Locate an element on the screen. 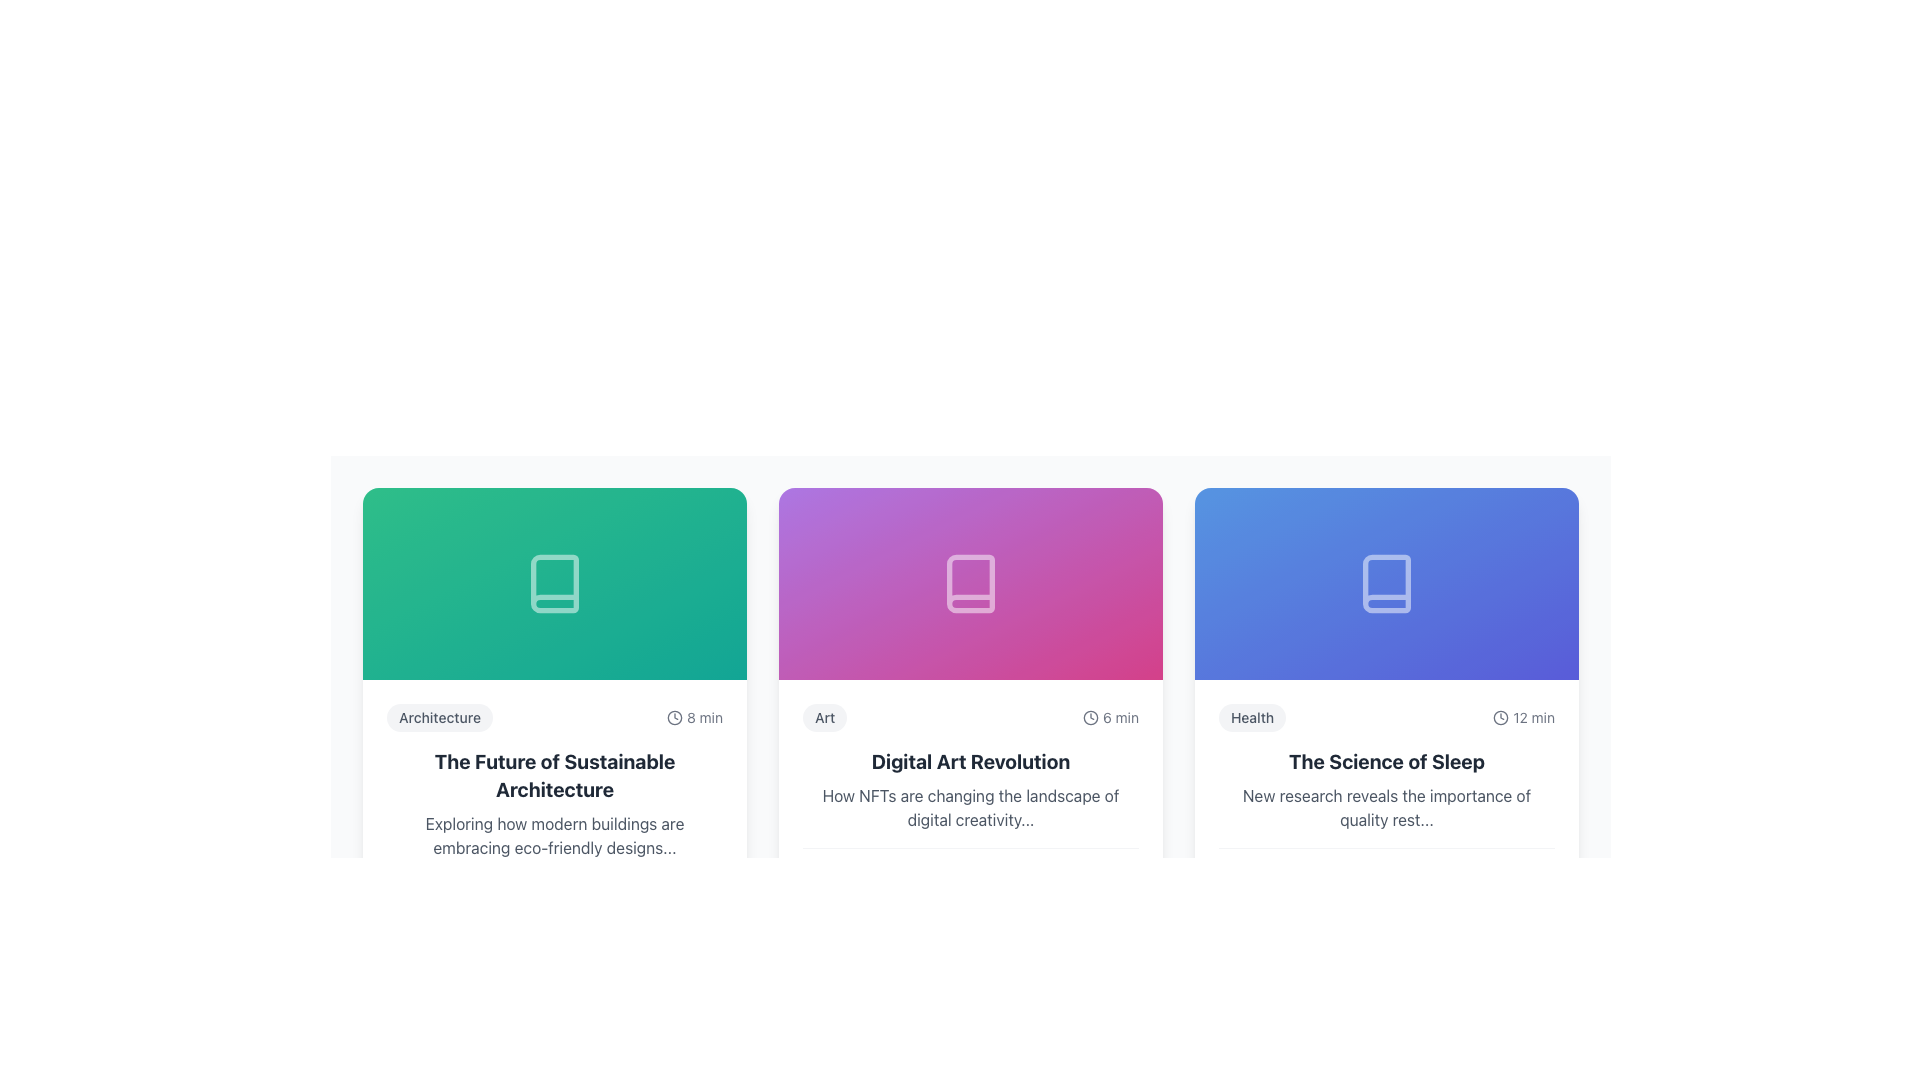 This screenshot has height=1080, width=1920. the text block that provides a brief description about the article titled 'Digital Art Revolution', located within a card component in a vertical stack is located at coordinates (970, 806).